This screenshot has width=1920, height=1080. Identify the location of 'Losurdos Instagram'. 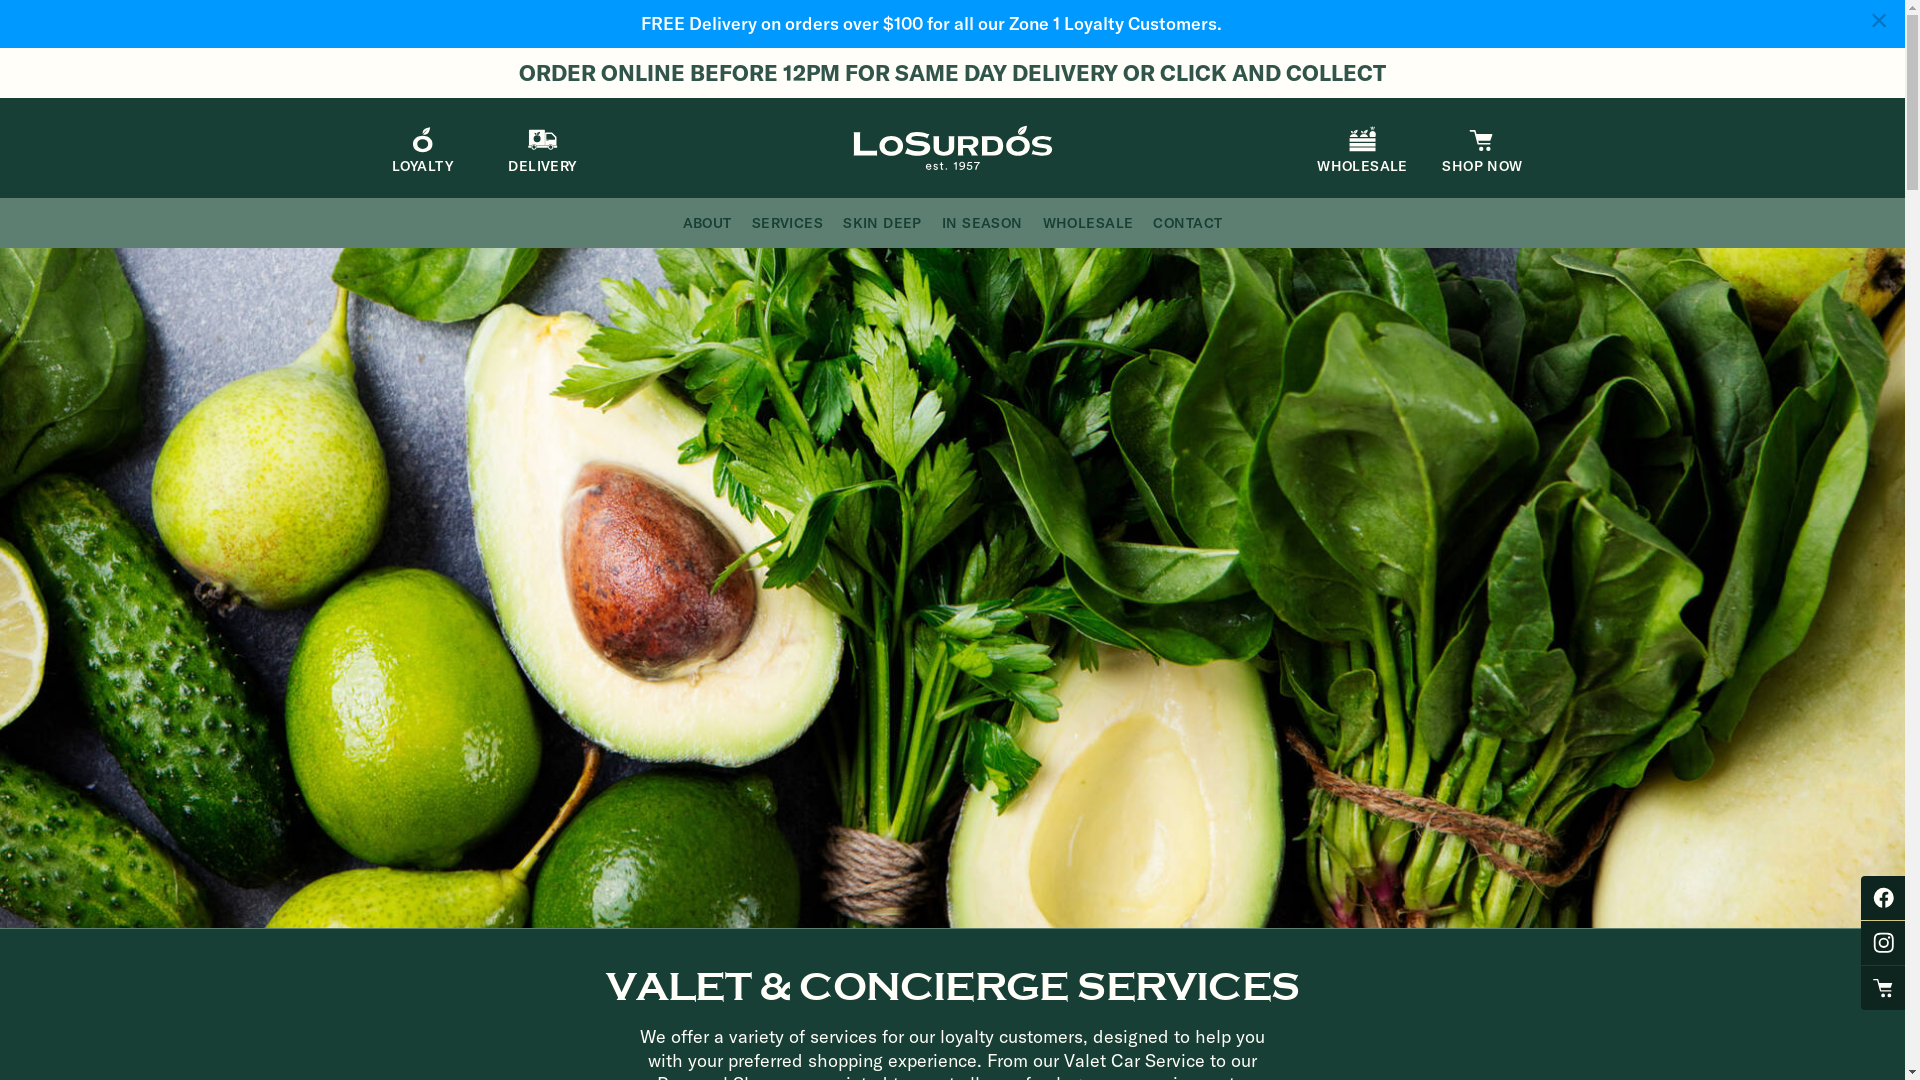
(1886, 942).